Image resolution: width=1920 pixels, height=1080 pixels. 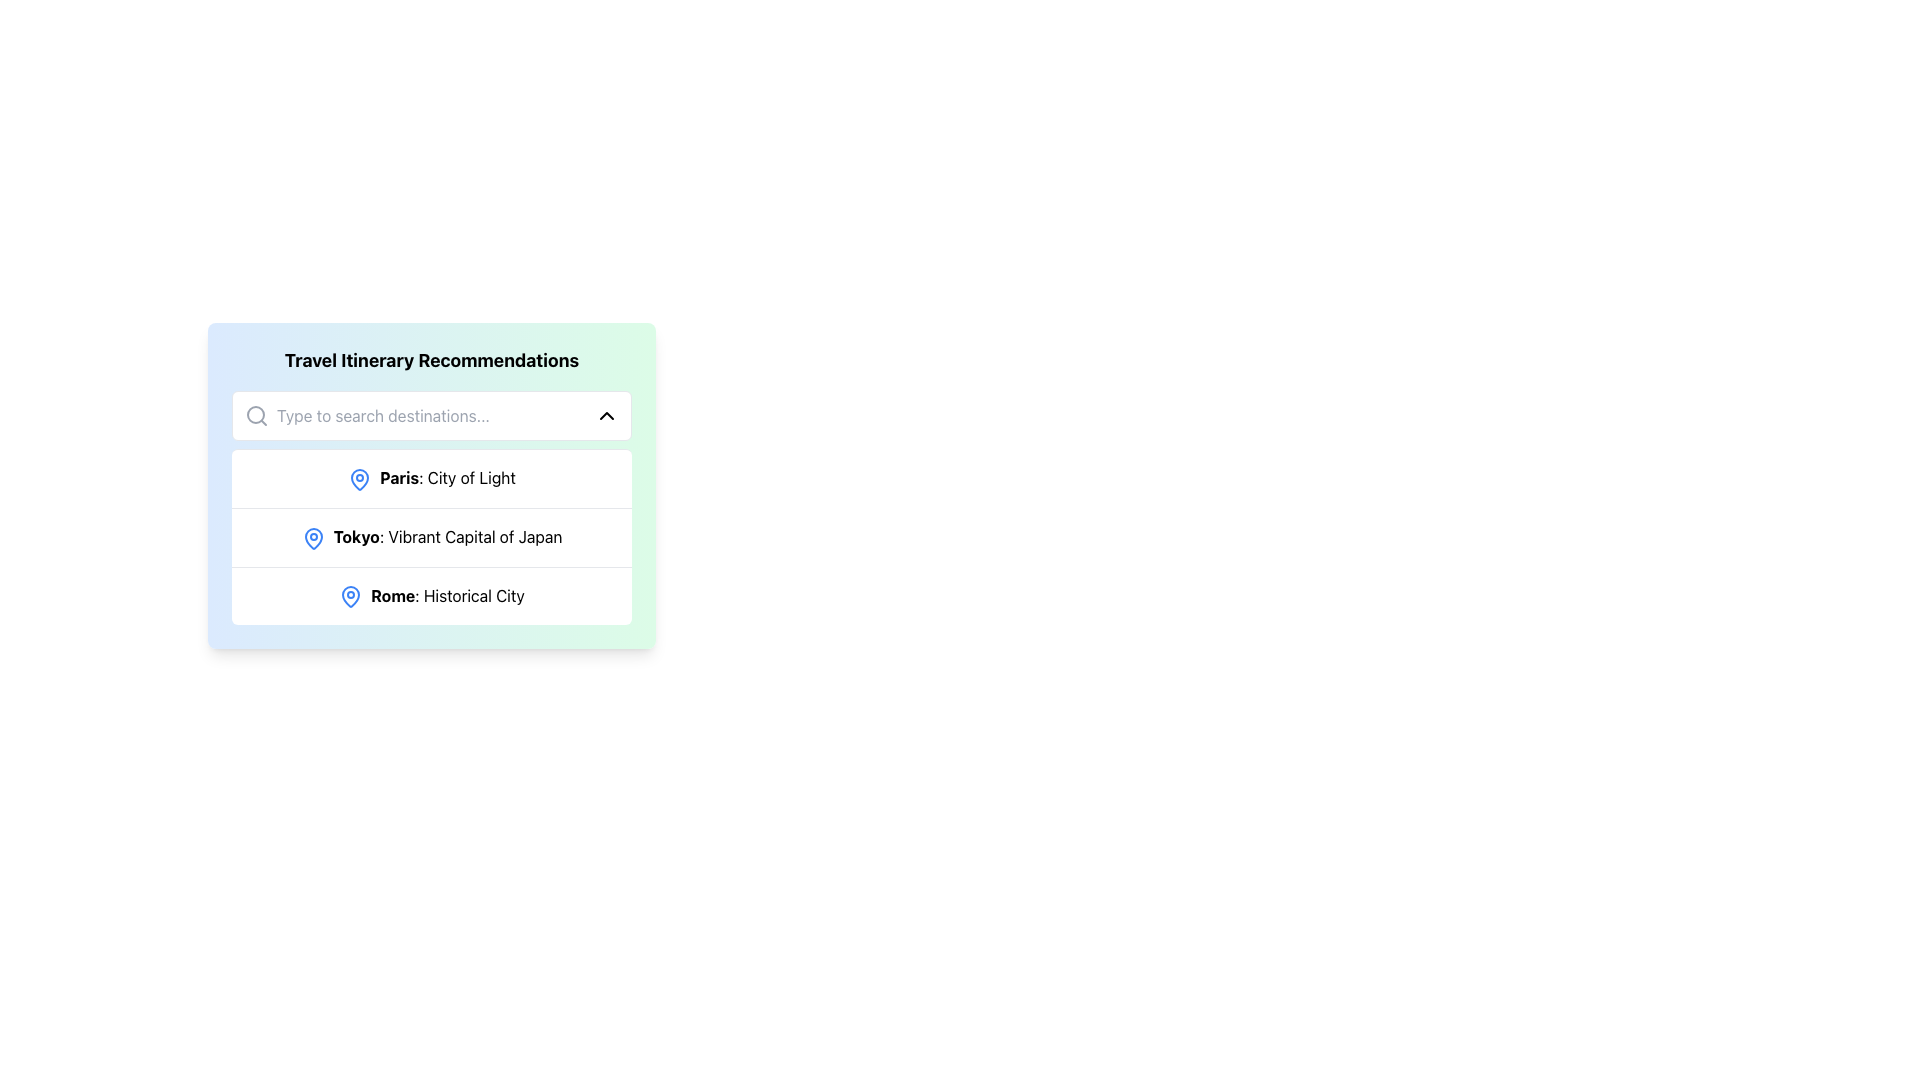 What do you see at coordinates (431, 593) in the screenshot?
I see `the third row in the 'Travel Itinerary Recommendations' list which features a location icon and the text 'Rome'` at bounding box center [431, 593].